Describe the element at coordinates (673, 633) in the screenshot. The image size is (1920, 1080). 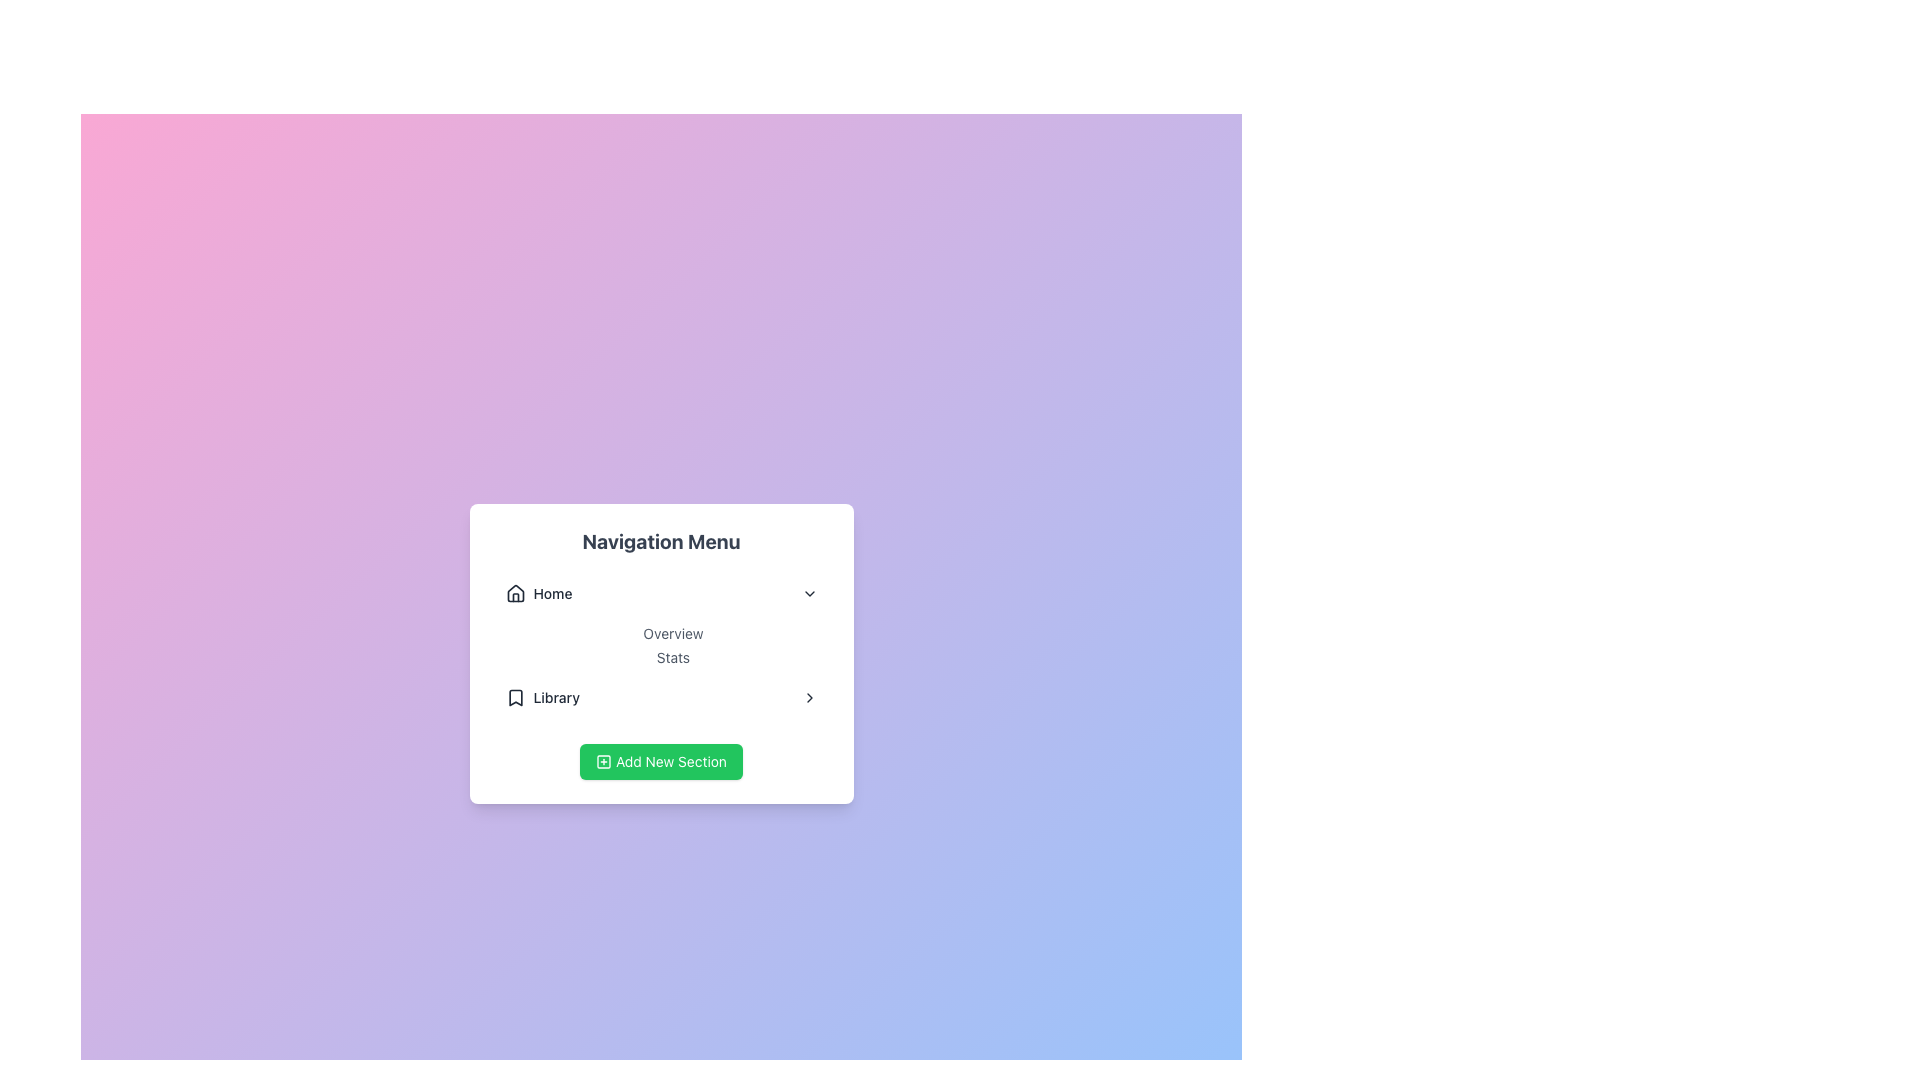
I see `the 'Overview' section in the navigation menu, which is the first item in a vertical list of two items ('Overview' and 'Stats')` at that location.